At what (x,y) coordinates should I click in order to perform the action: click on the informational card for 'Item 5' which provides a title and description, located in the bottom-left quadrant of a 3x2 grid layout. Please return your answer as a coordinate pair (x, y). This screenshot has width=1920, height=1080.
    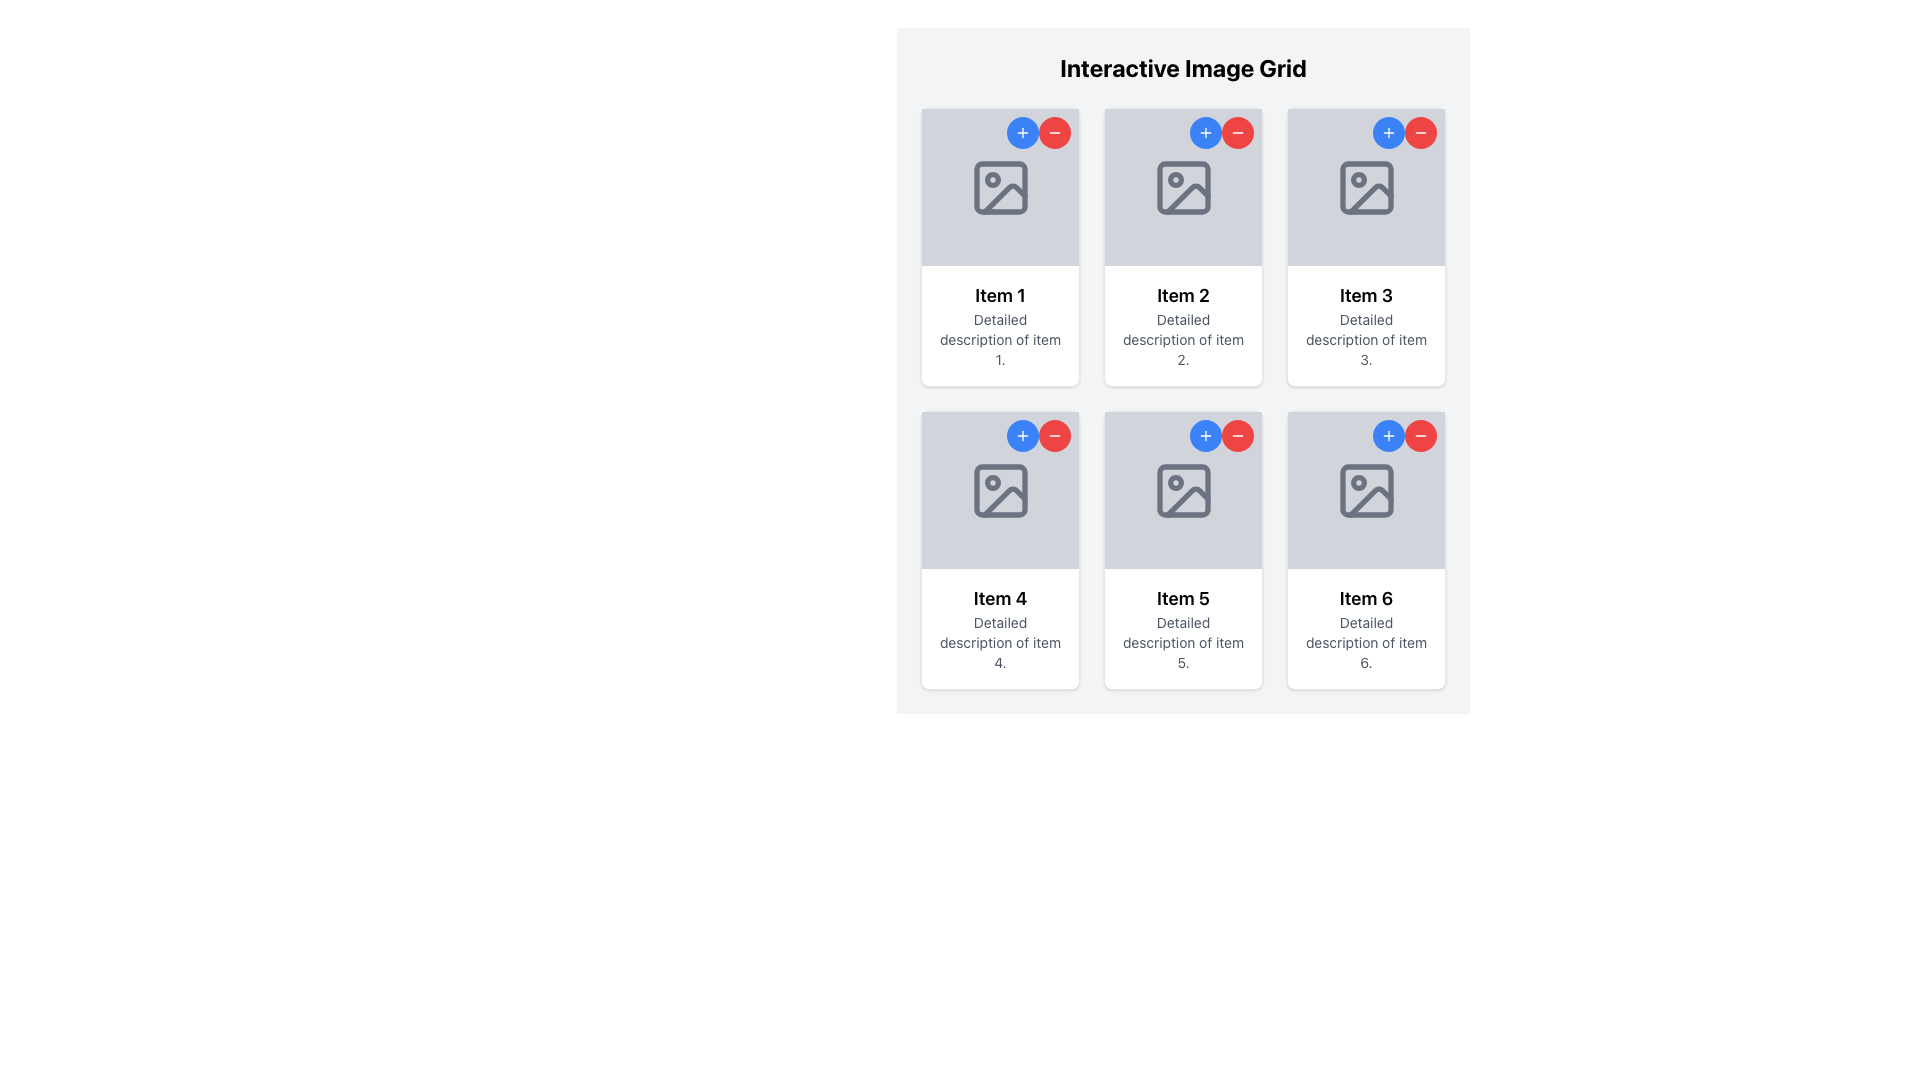
    Looking at the image, I should click on (1183, 627).